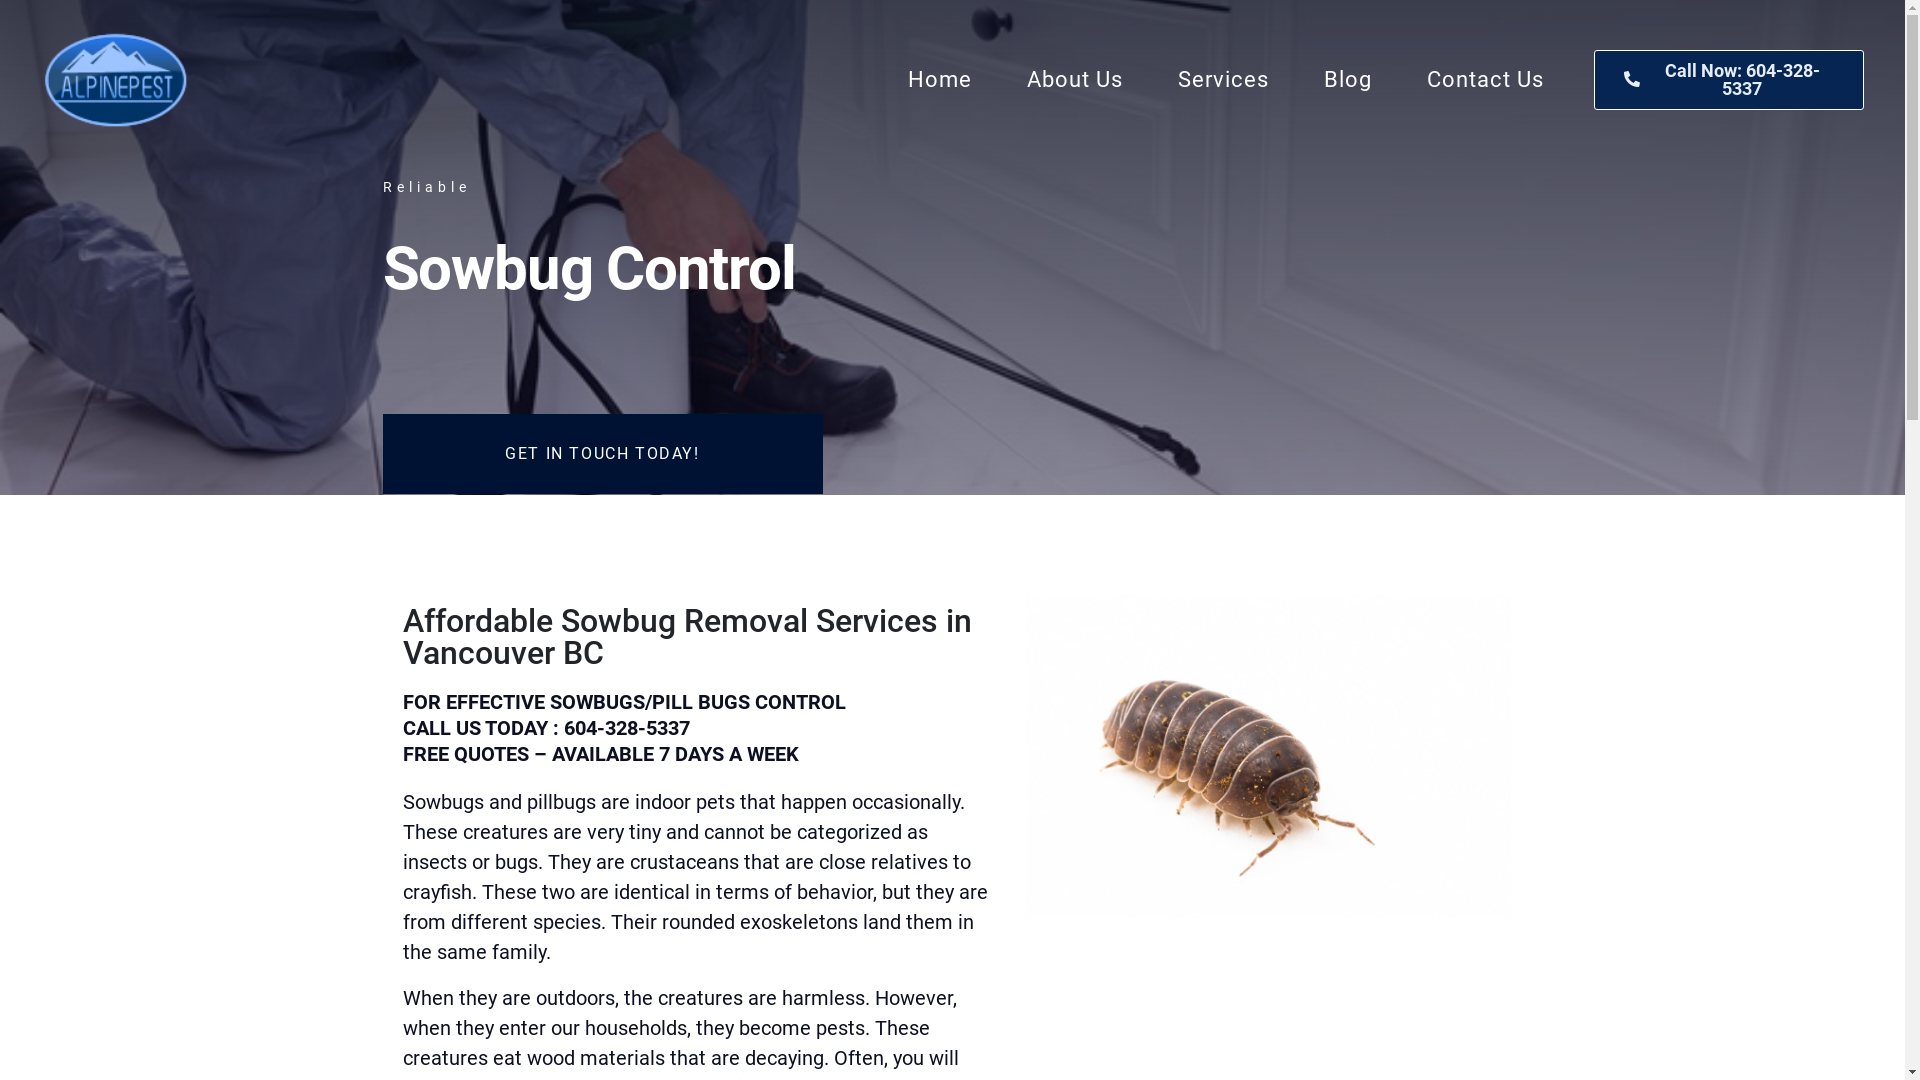 The height and width of the screenshot is (1080, 1920). I want to click on 'Call Now: 604-328-5337', so click(1592, 79).